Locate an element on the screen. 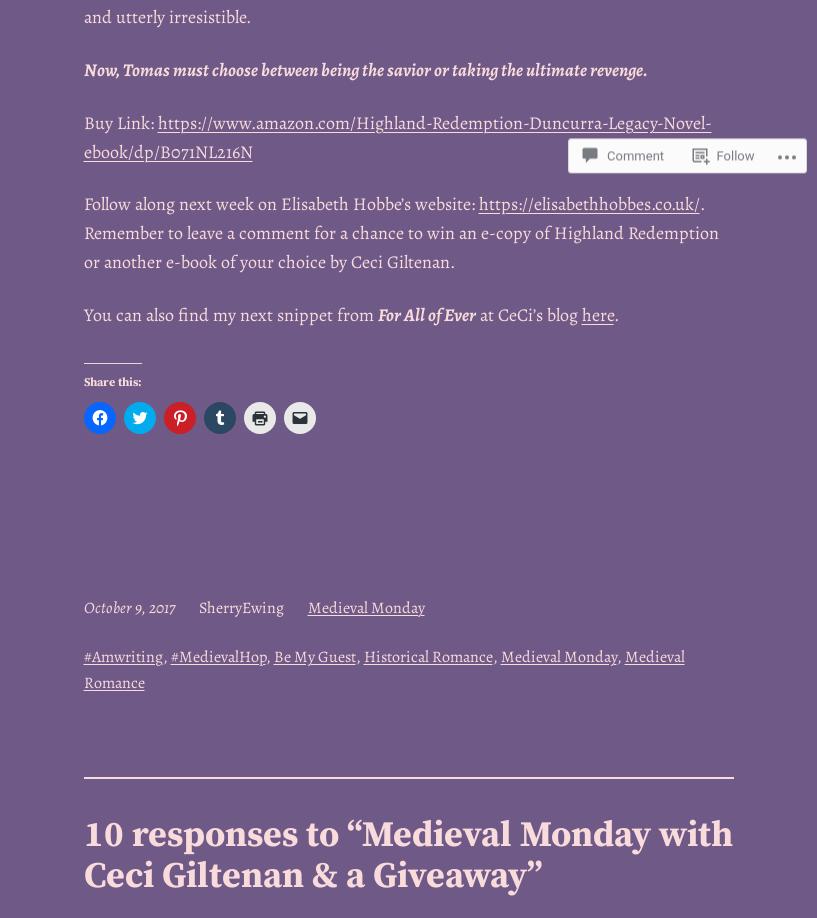 The height and width of the screenshot is (918, 817). 'Share this:' is located at coordinates (112, 381).